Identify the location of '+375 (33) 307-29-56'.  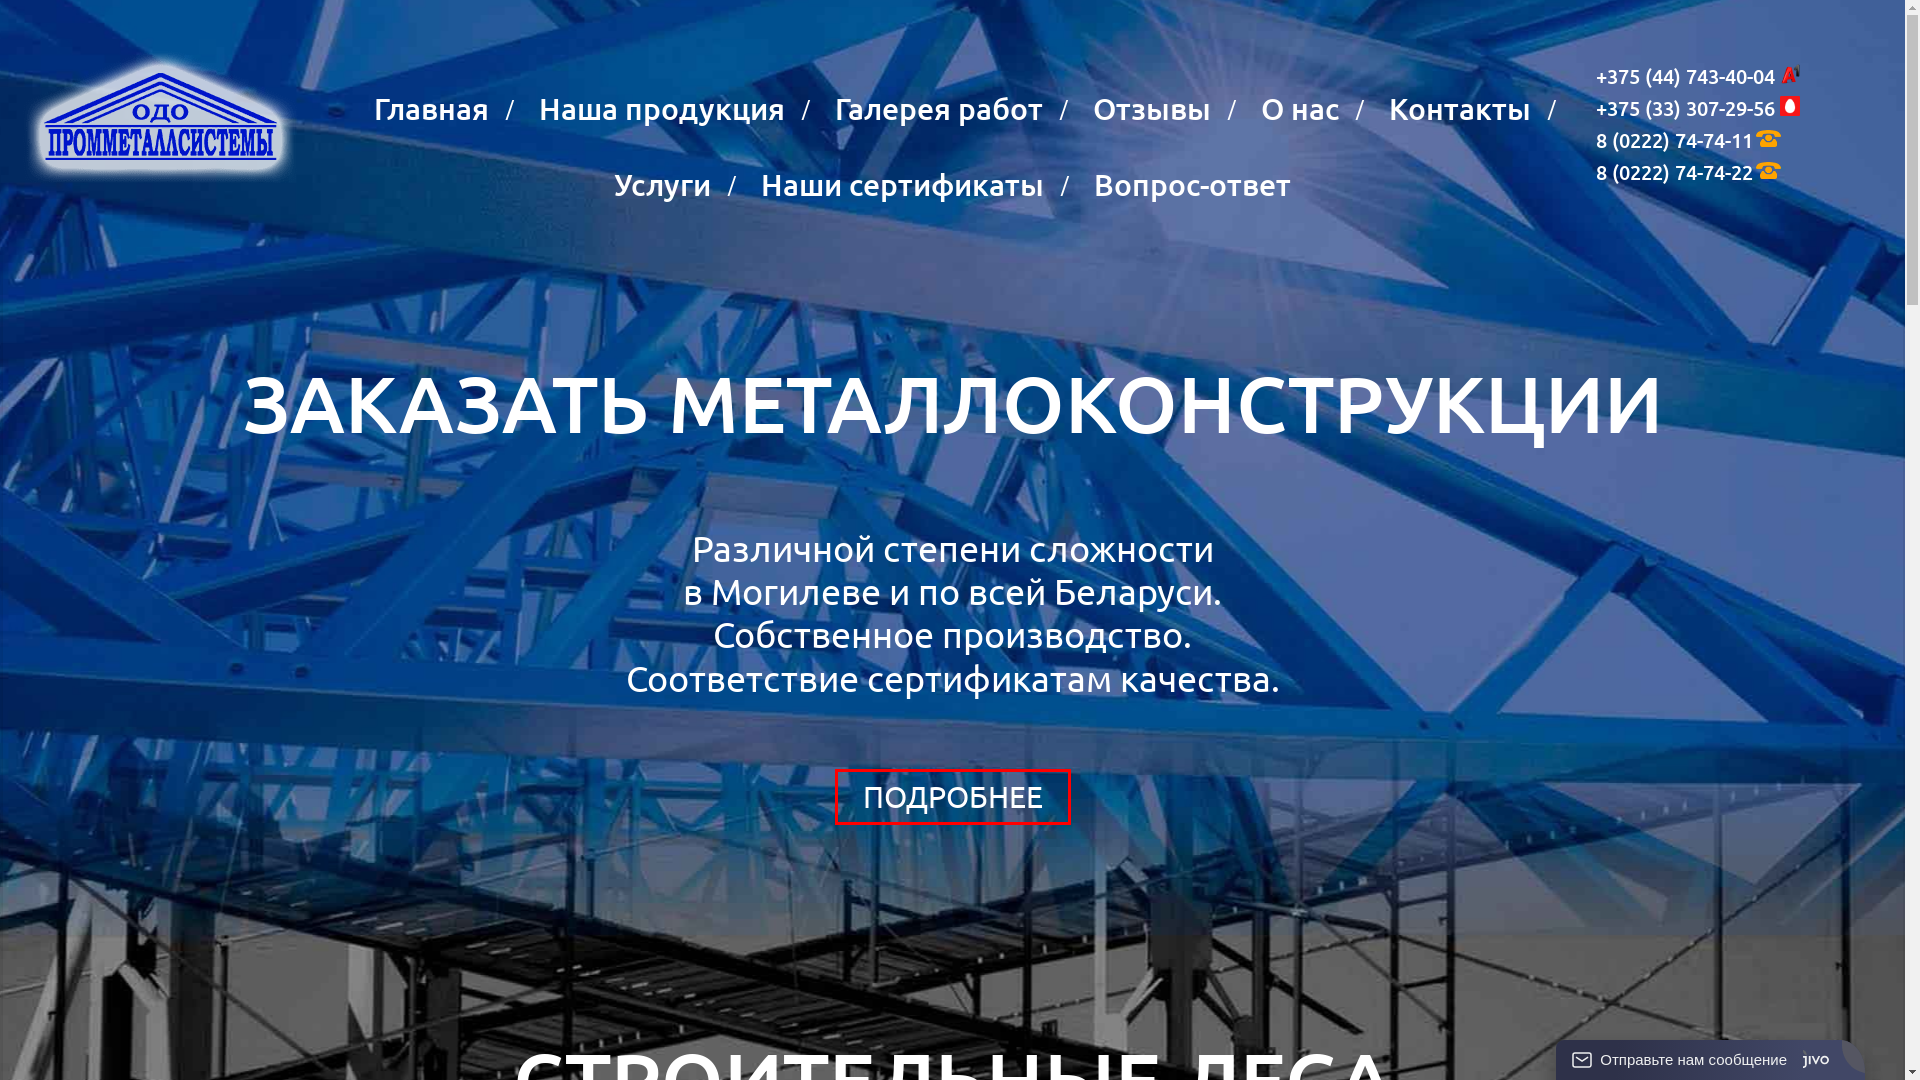
(1684, 108).